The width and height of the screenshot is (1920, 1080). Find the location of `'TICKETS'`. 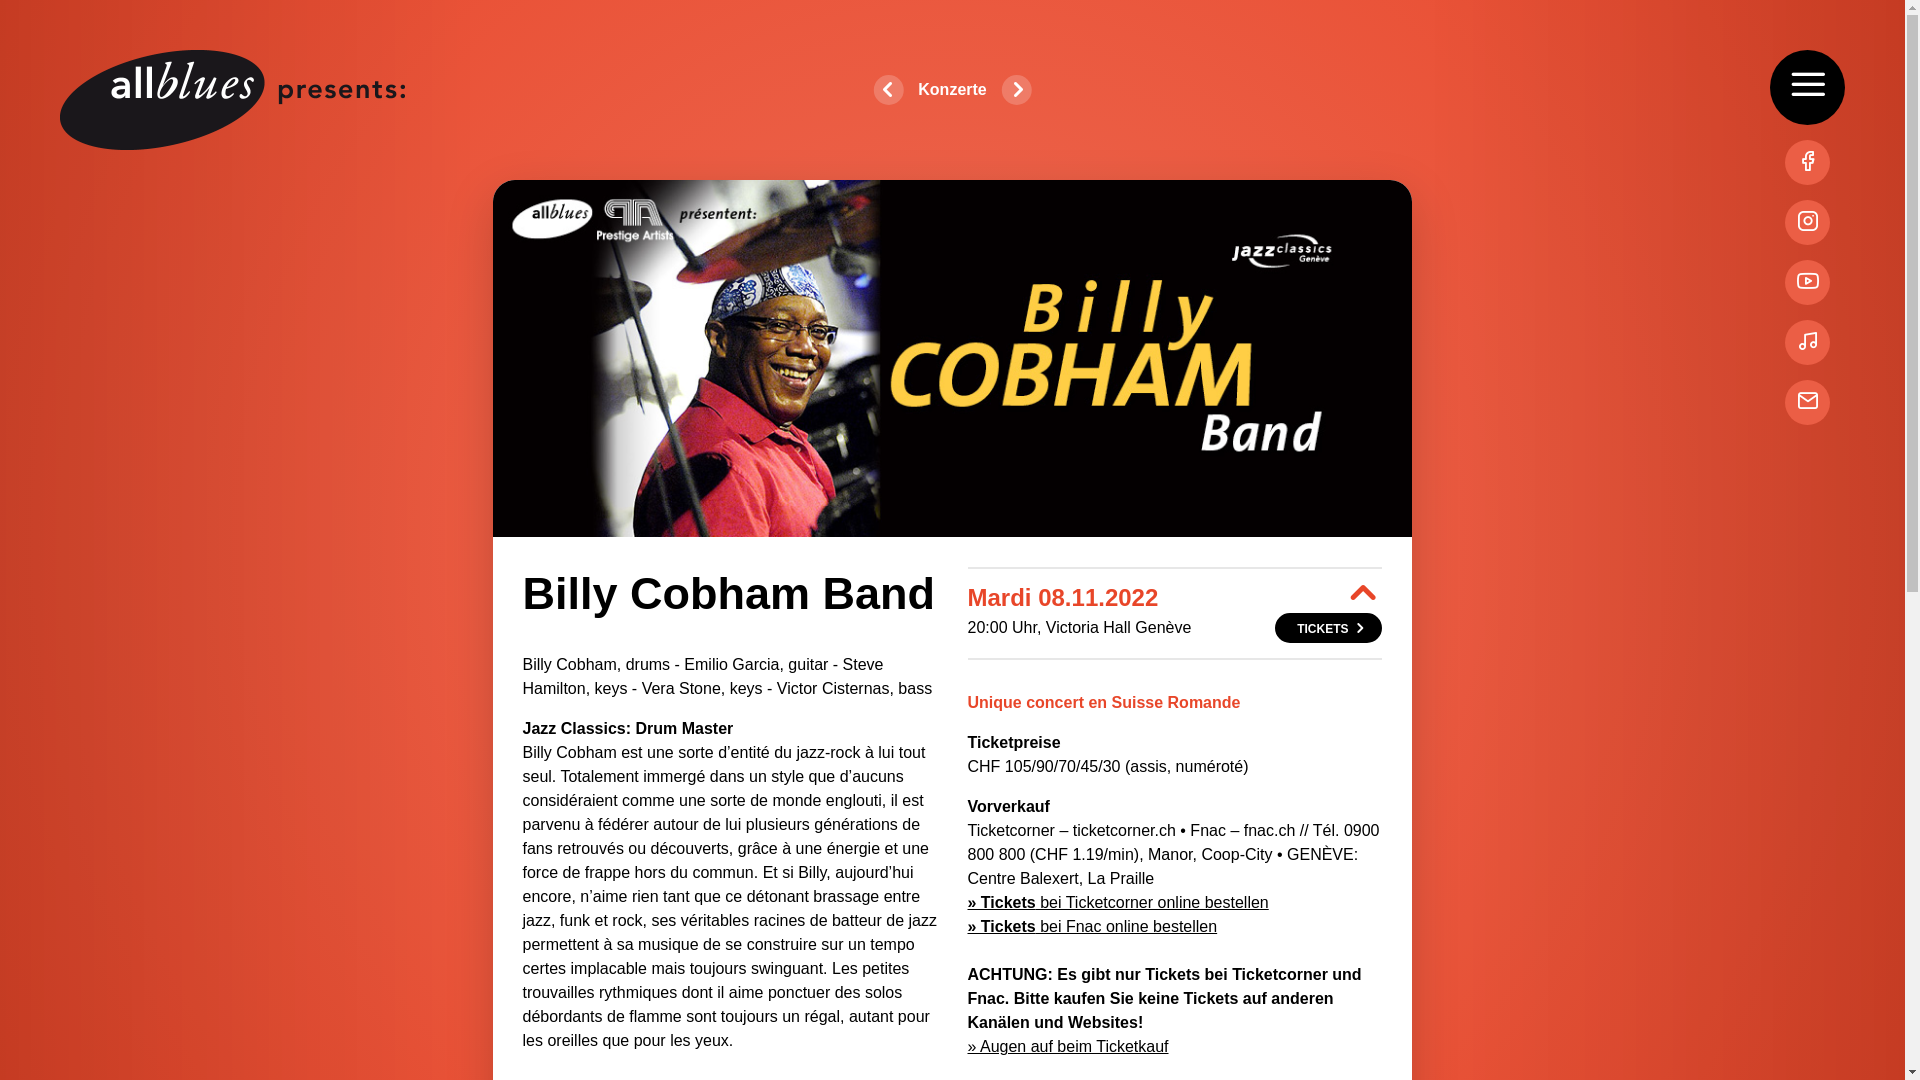

'TICKETS' is located at coordinates (1328, 627).